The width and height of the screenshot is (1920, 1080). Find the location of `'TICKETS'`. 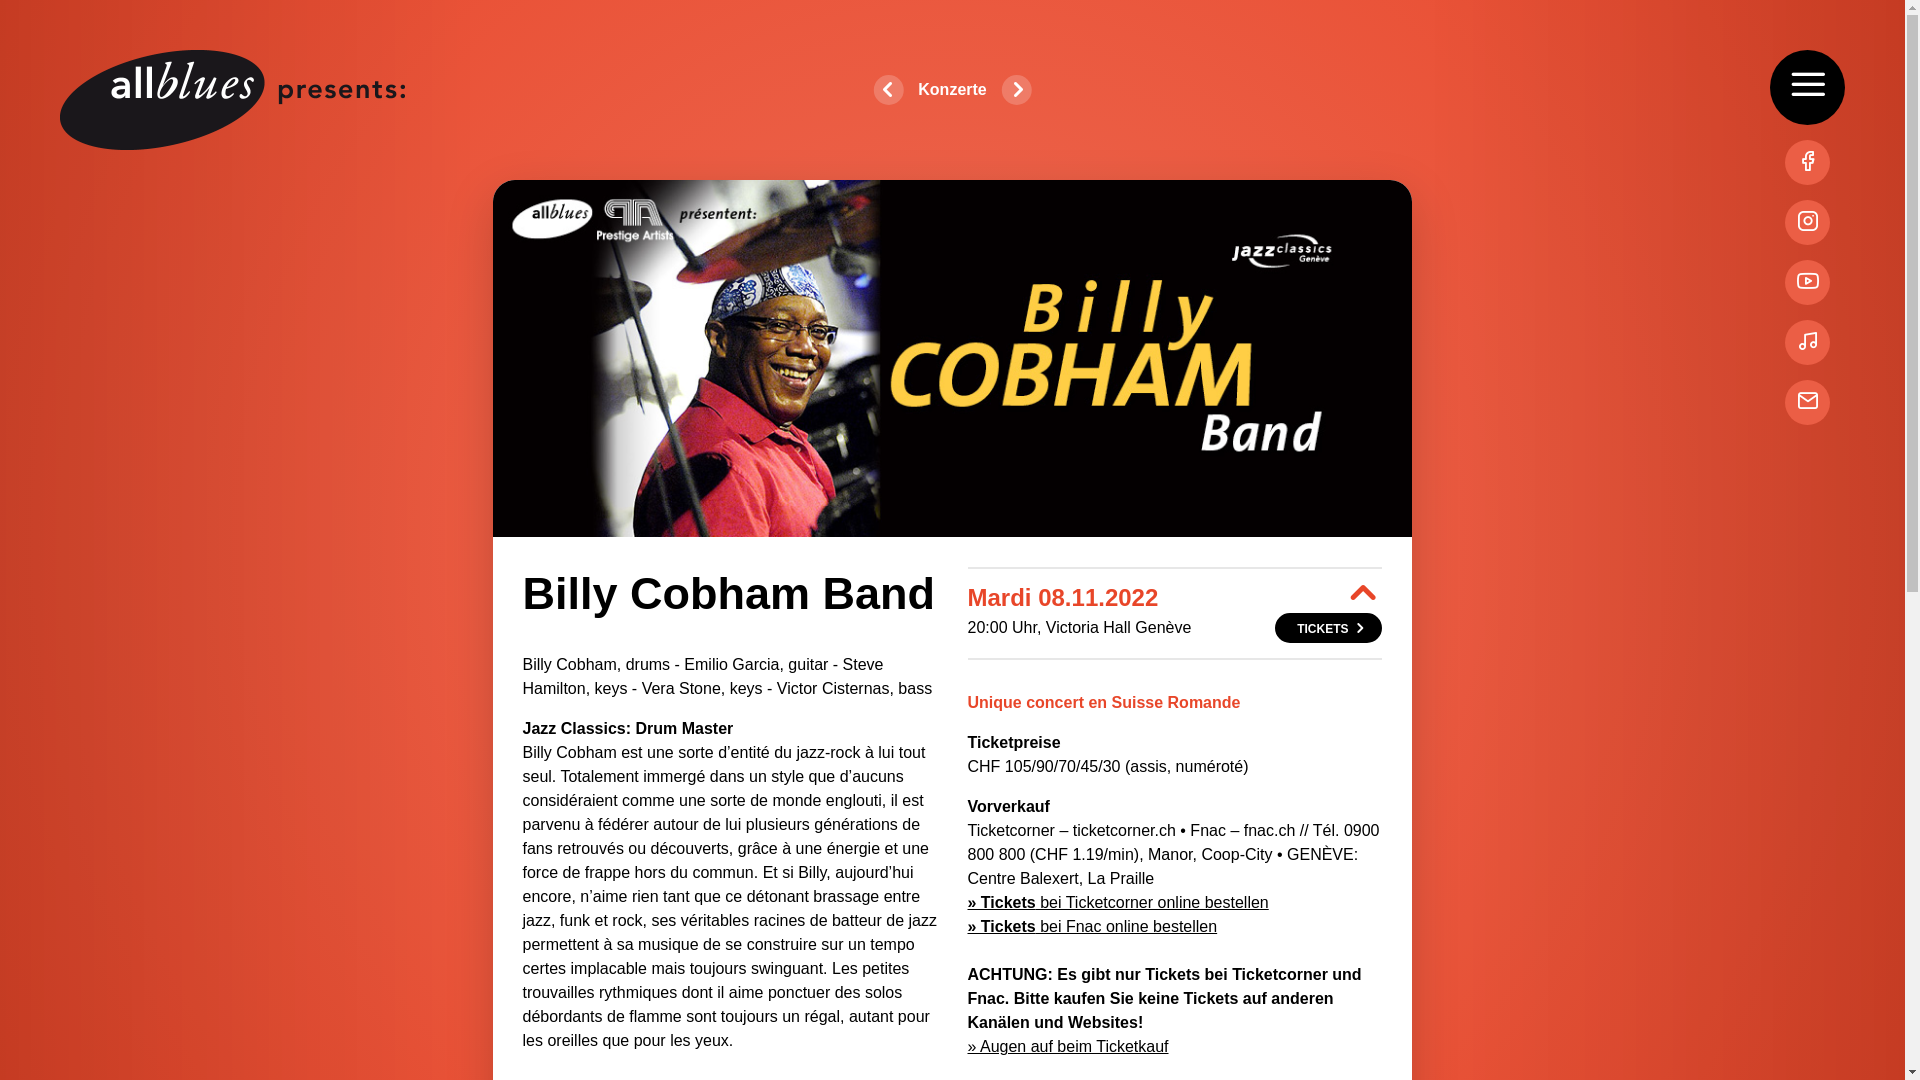

'TICKETS' is located at coordinates (1328, 627).